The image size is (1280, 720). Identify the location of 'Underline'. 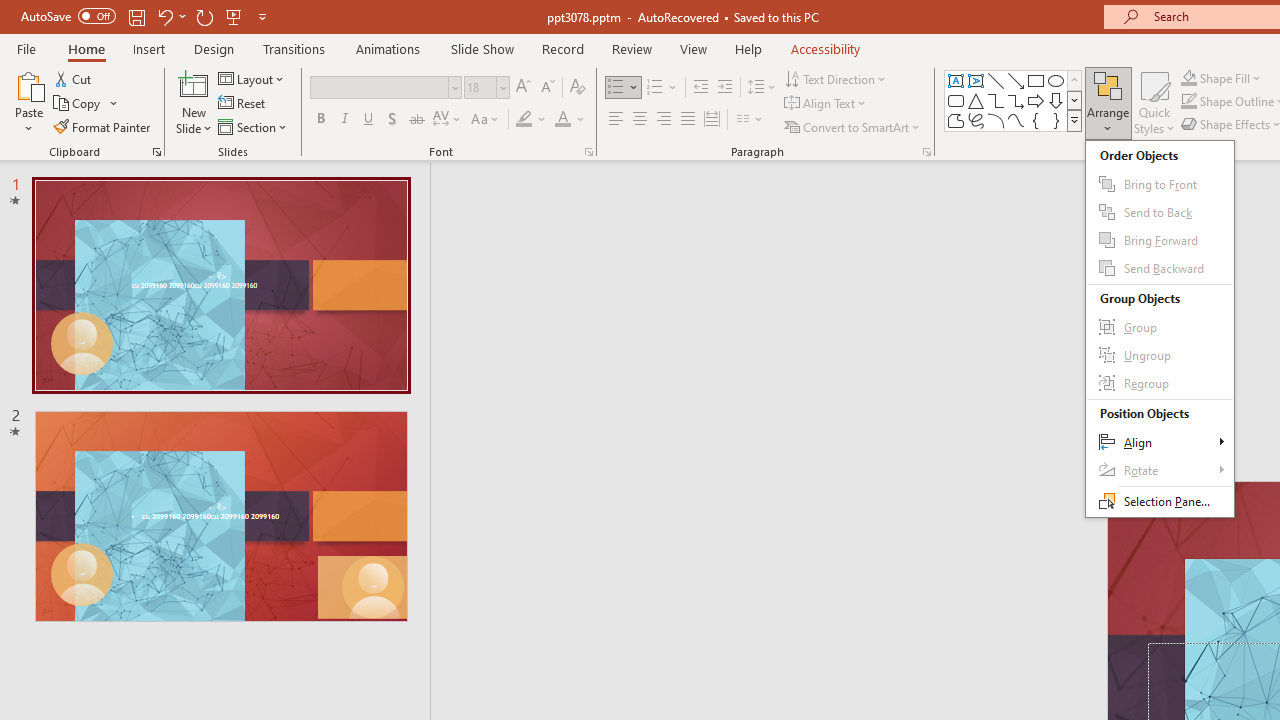
(369, 119).